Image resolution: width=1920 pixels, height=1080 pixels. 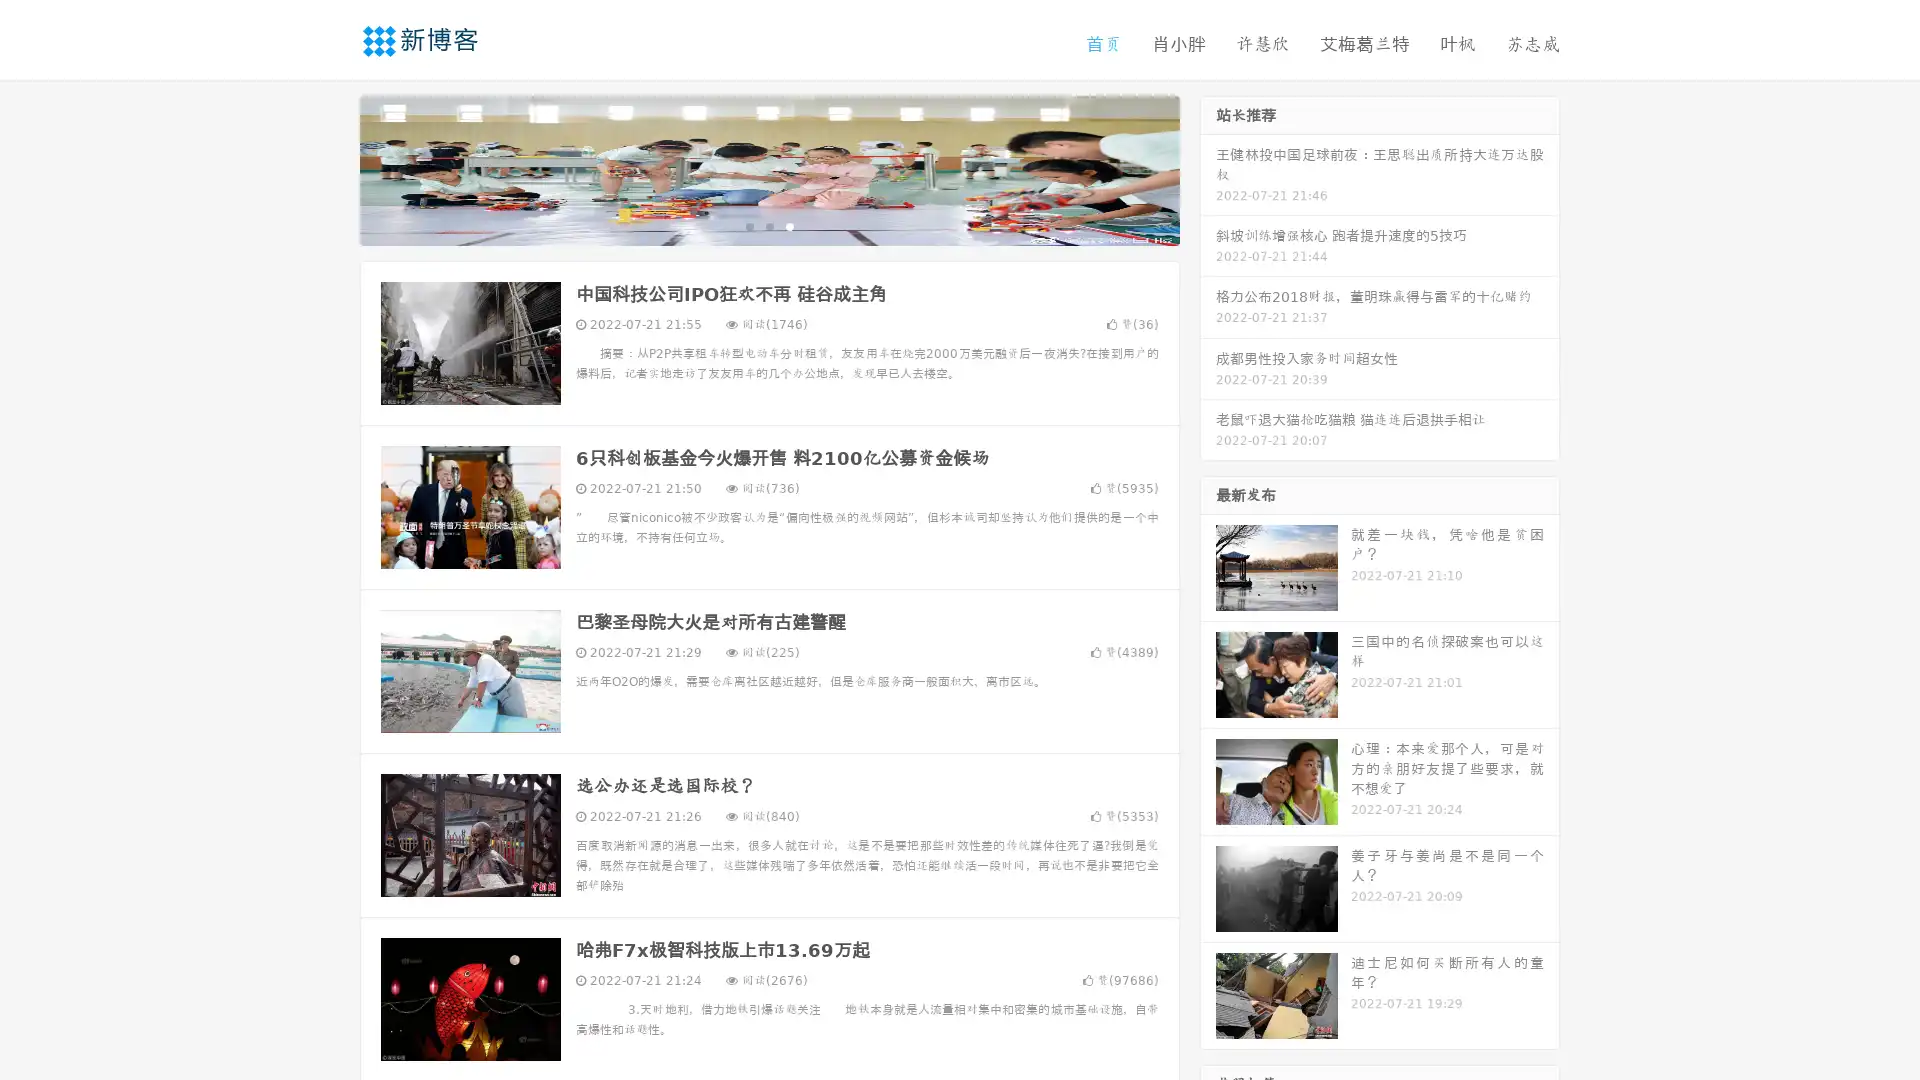 What do you see at coordinates (789, 225) in the screenshot?
I see `Go to slide 3` at bounding box center [789, 225].